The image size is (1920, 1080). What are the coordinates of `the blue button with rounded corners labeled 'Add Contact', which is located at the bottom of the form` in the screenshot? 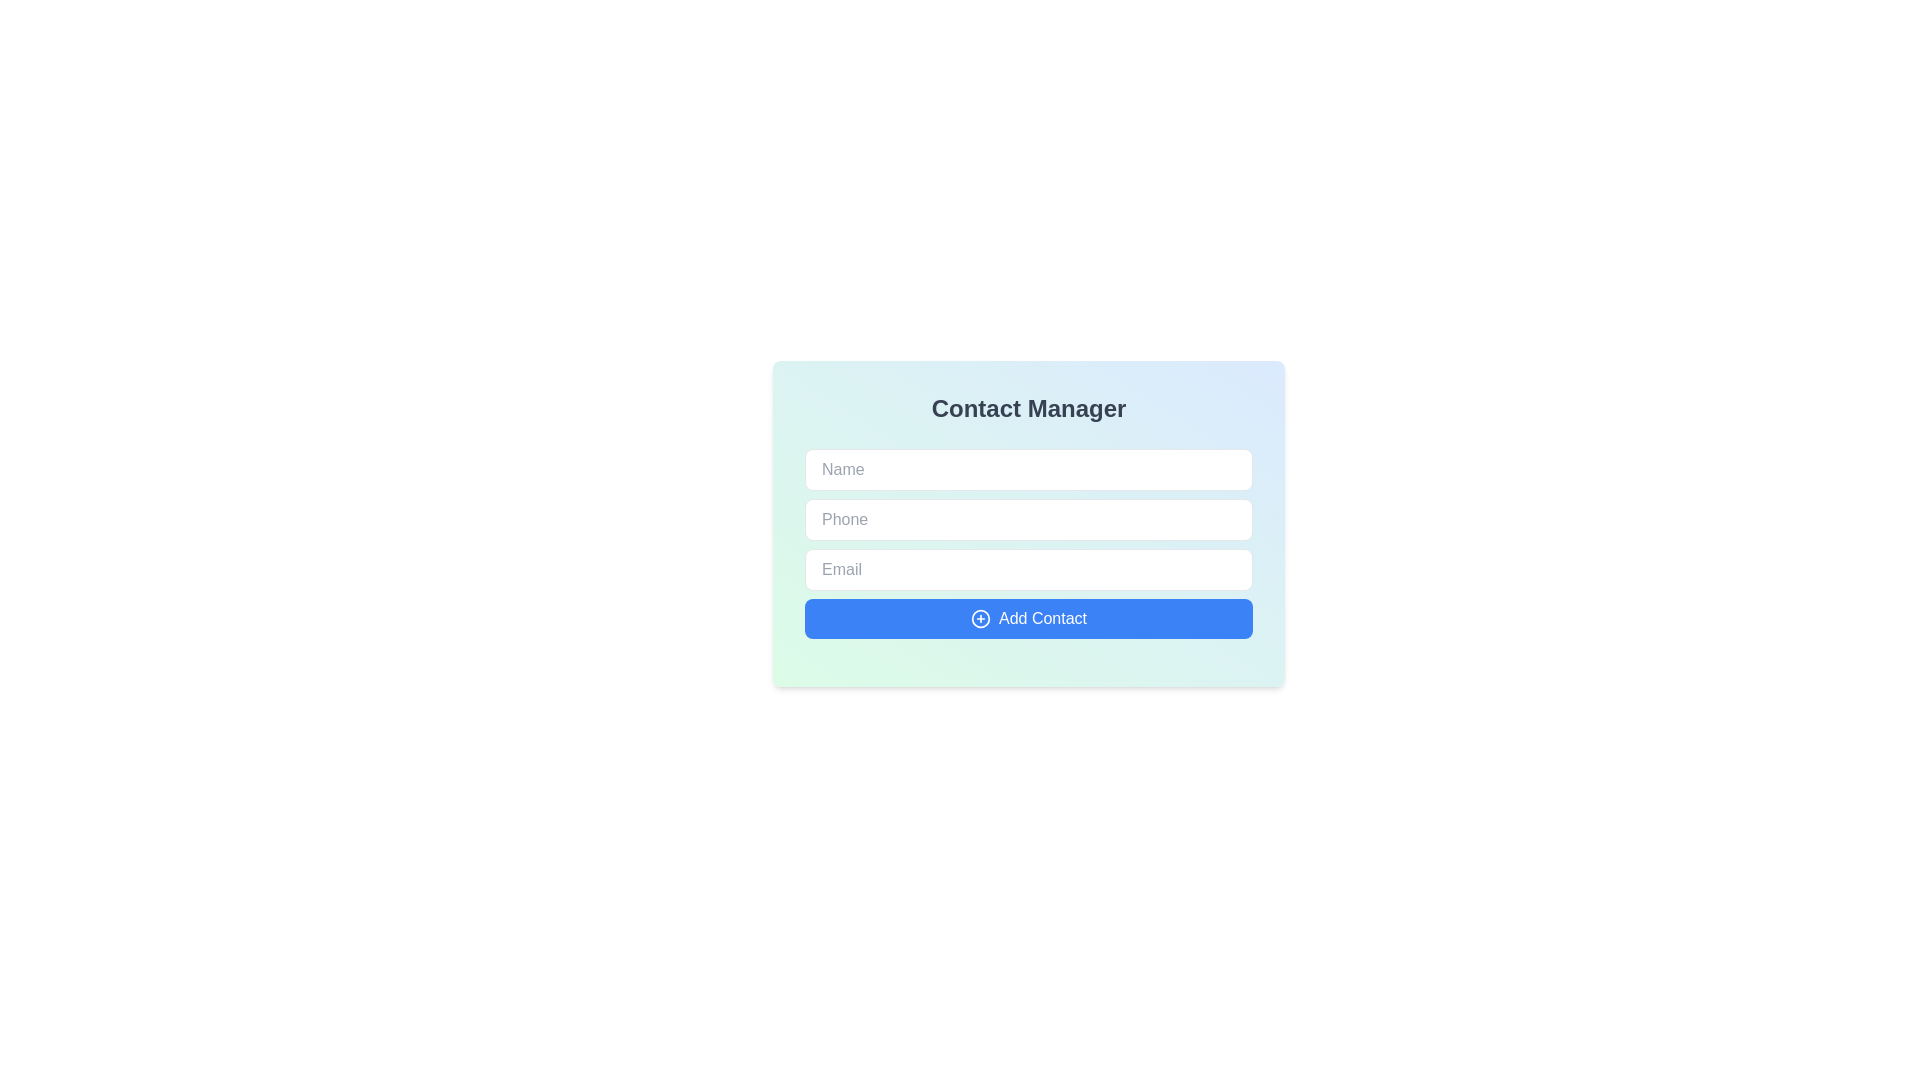 It's located at (1028, 617).